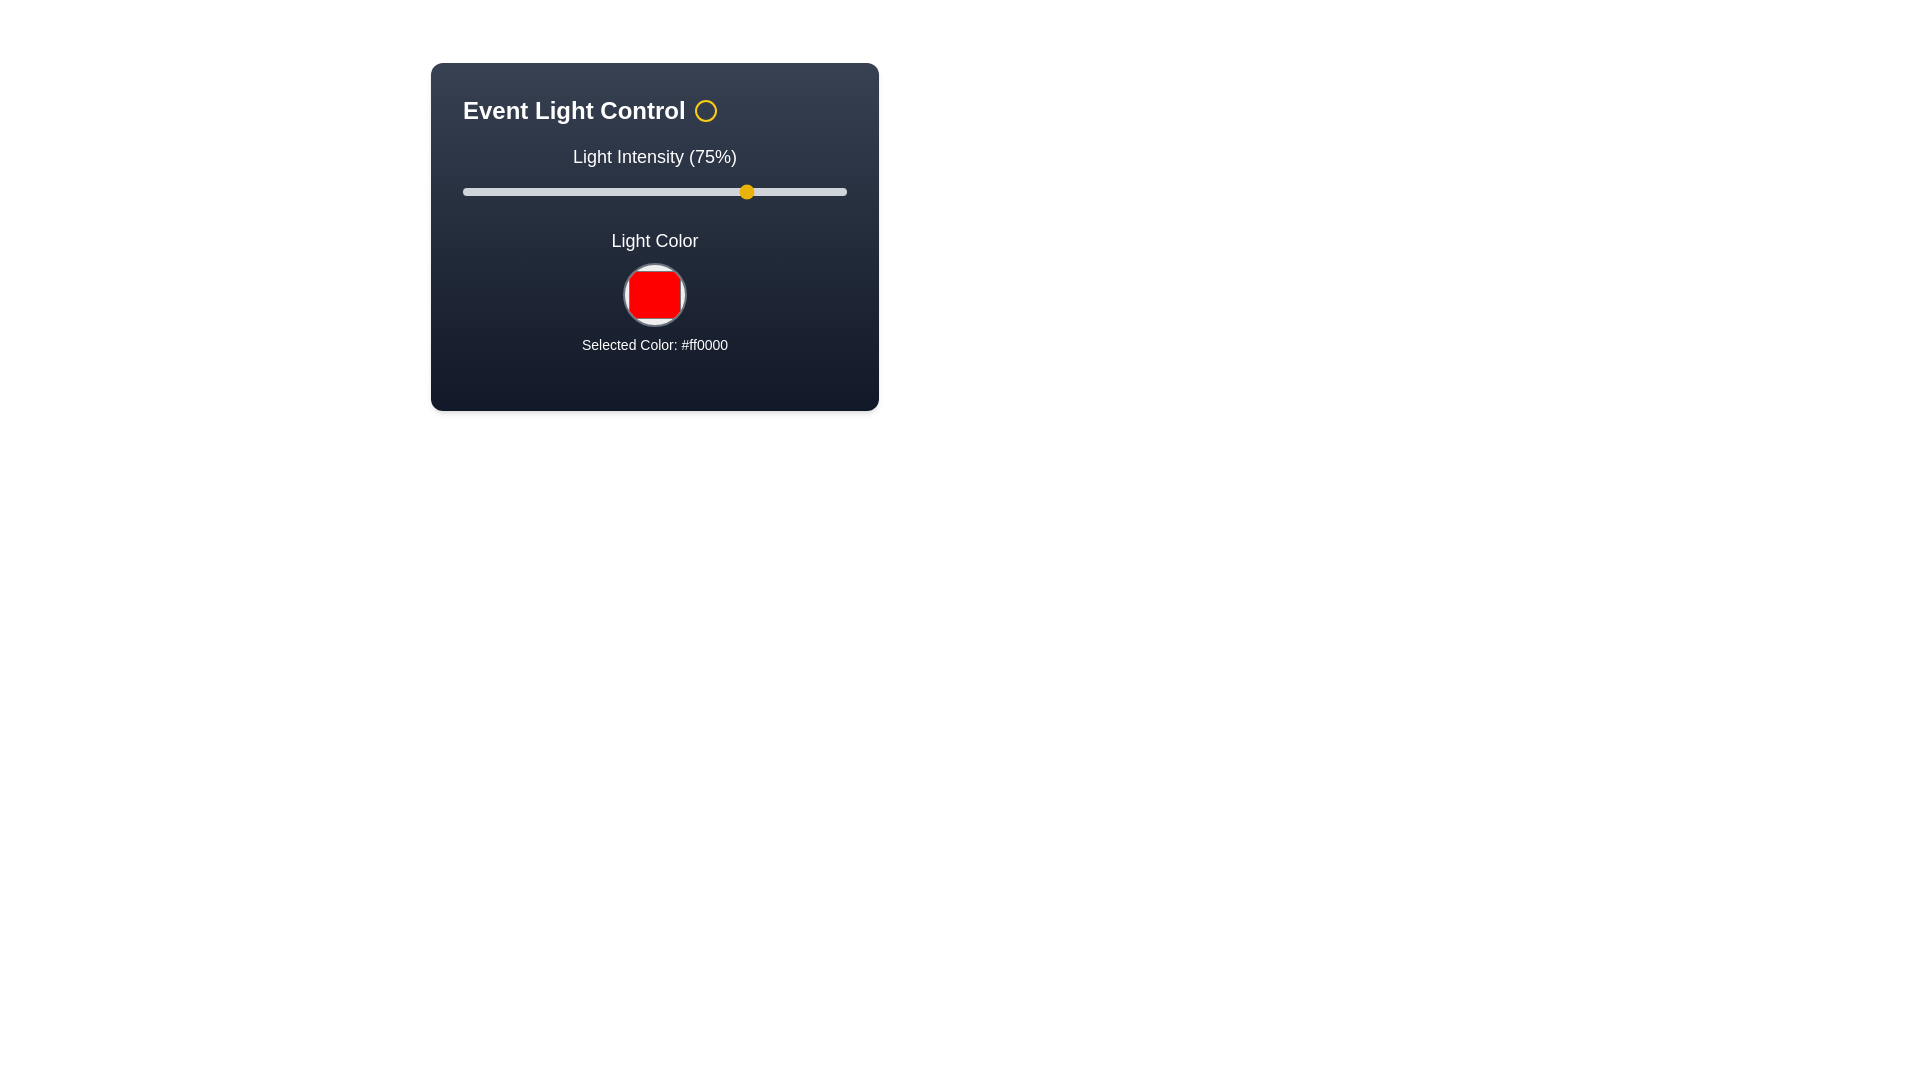 The height and width of the screenshot is (1080, 1920). Describe the element at coordinates (769, 192) in the screenshot. I see `the light intensity to 80% by moving the slider` at that location.